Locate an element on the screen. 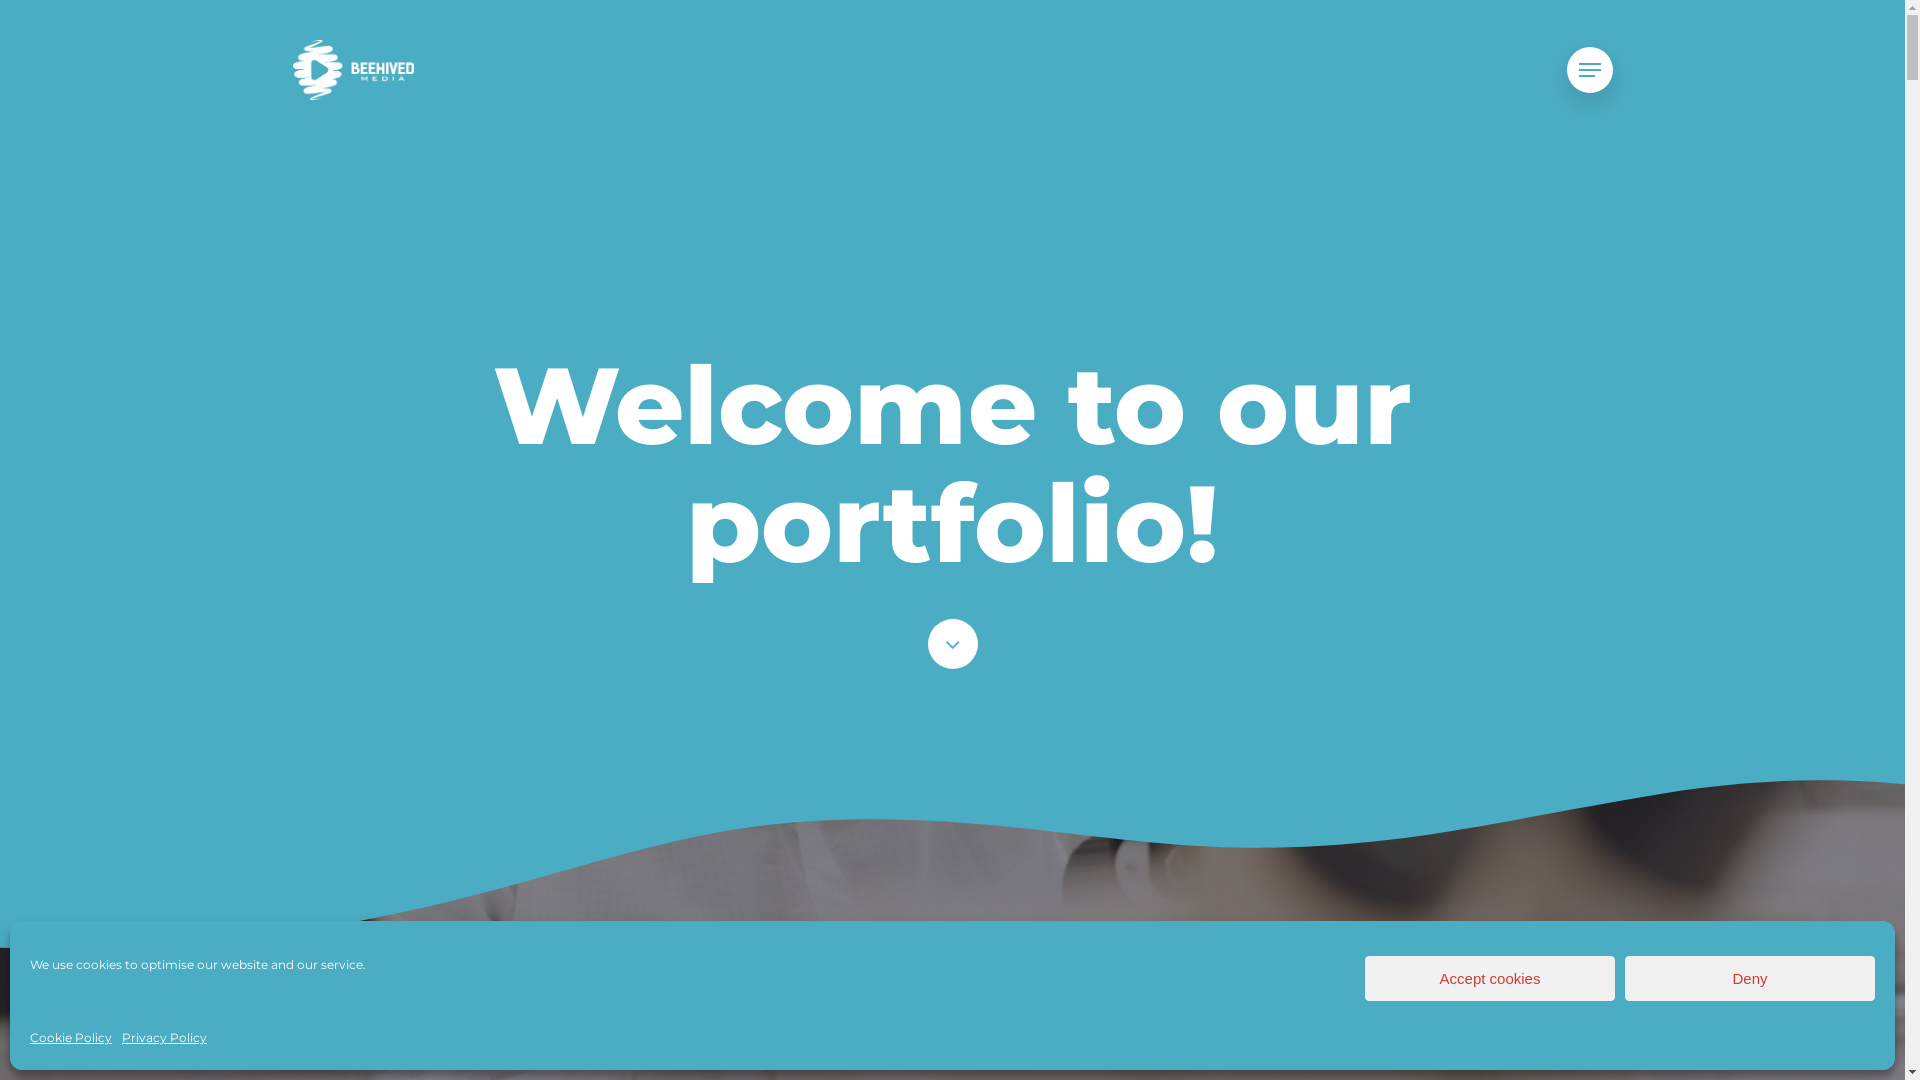 The height and width of the screenshot is (1080, 1920). 'Privacy Policy' is located at coordinates (120, 1036).